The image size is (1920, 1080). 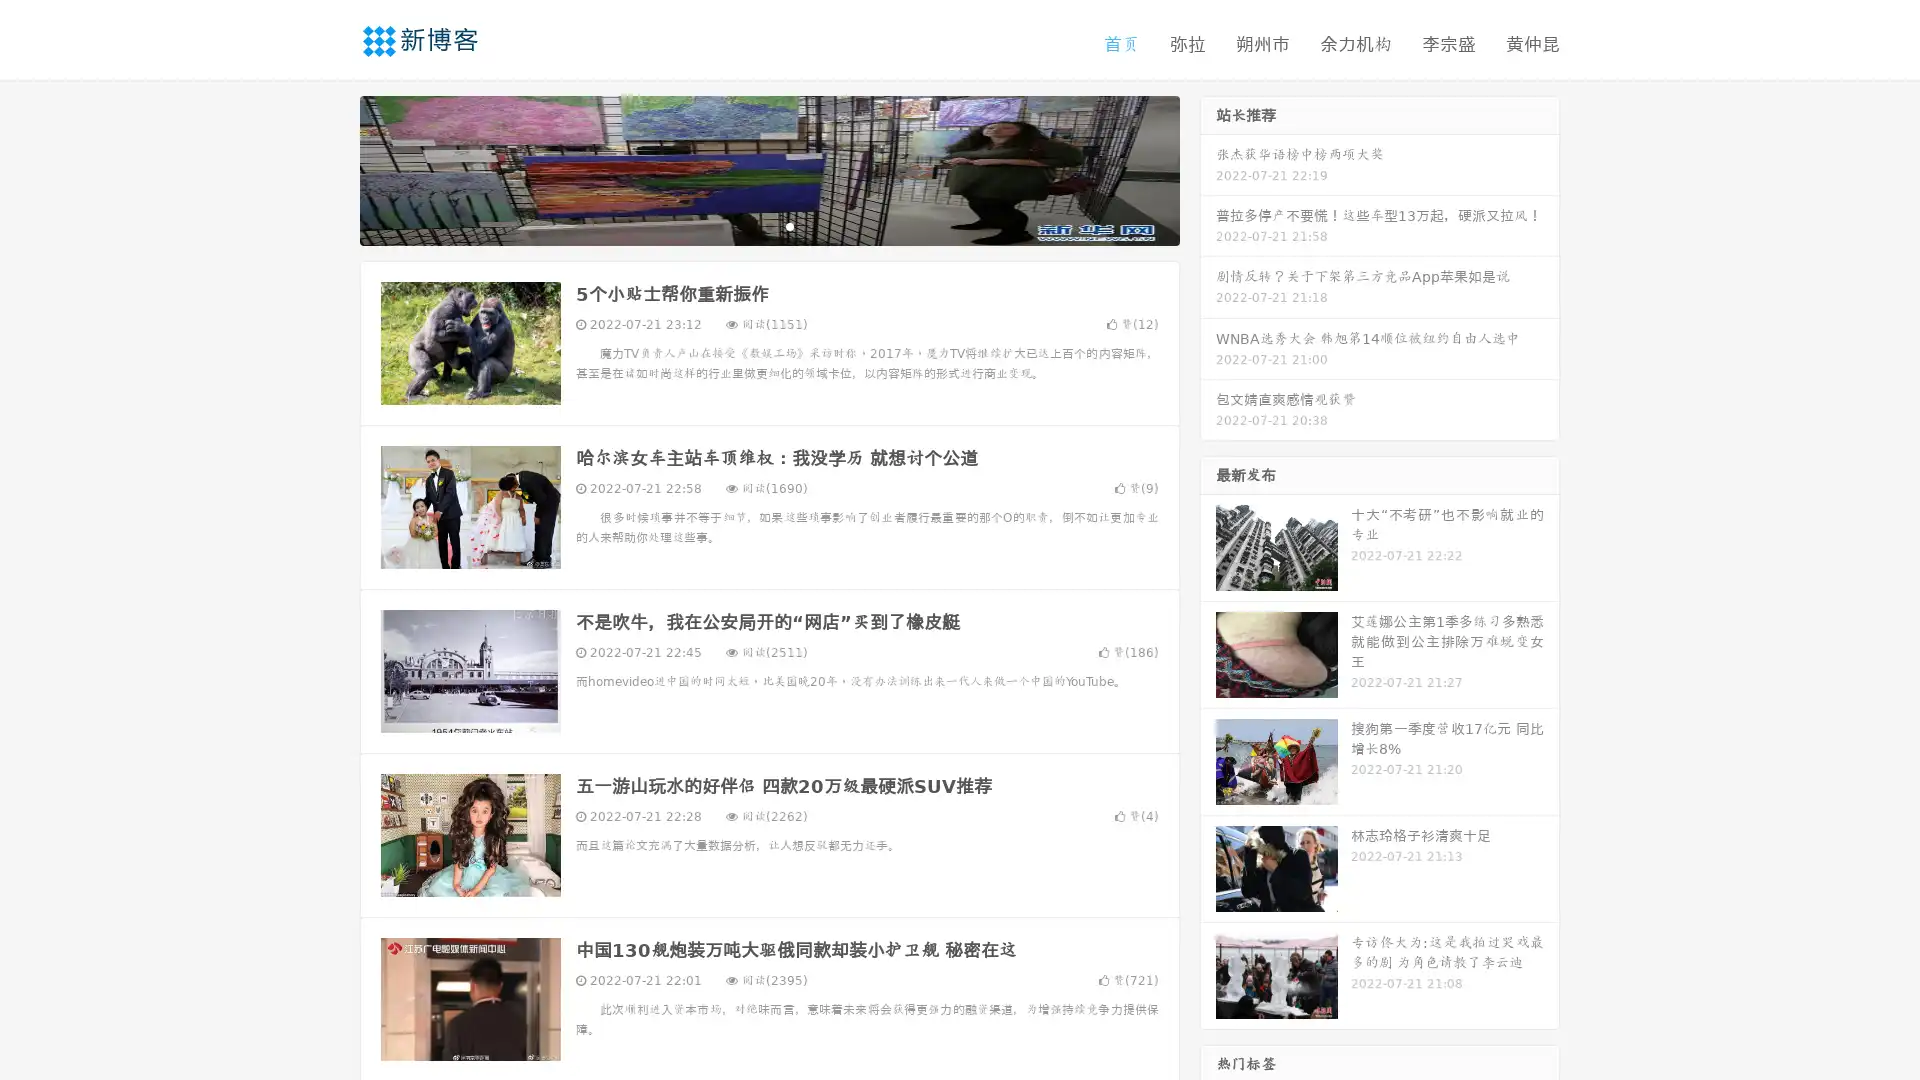 I want to click on Next slide, so click(x=1208, y=168).